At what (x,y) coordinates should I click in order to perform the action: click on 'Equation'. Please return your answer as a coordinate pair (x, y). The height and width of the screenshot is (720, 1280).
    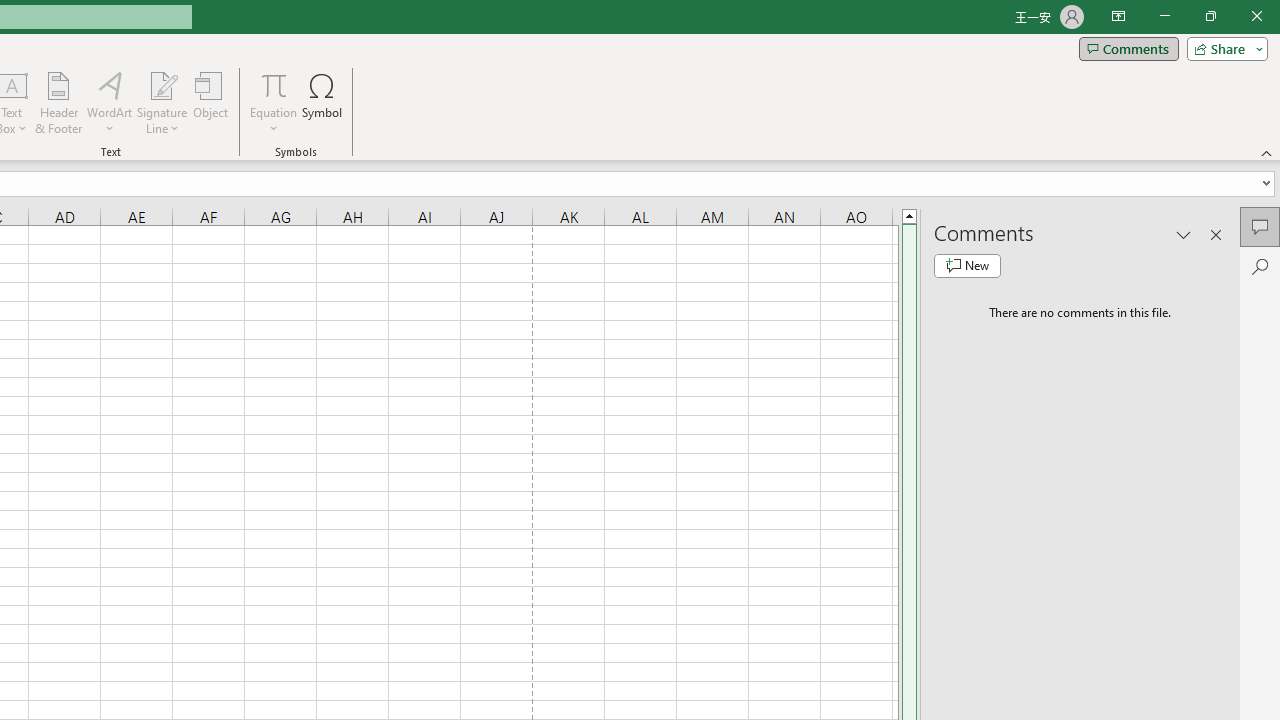
    Looking at the image, I should click on (272, 84).